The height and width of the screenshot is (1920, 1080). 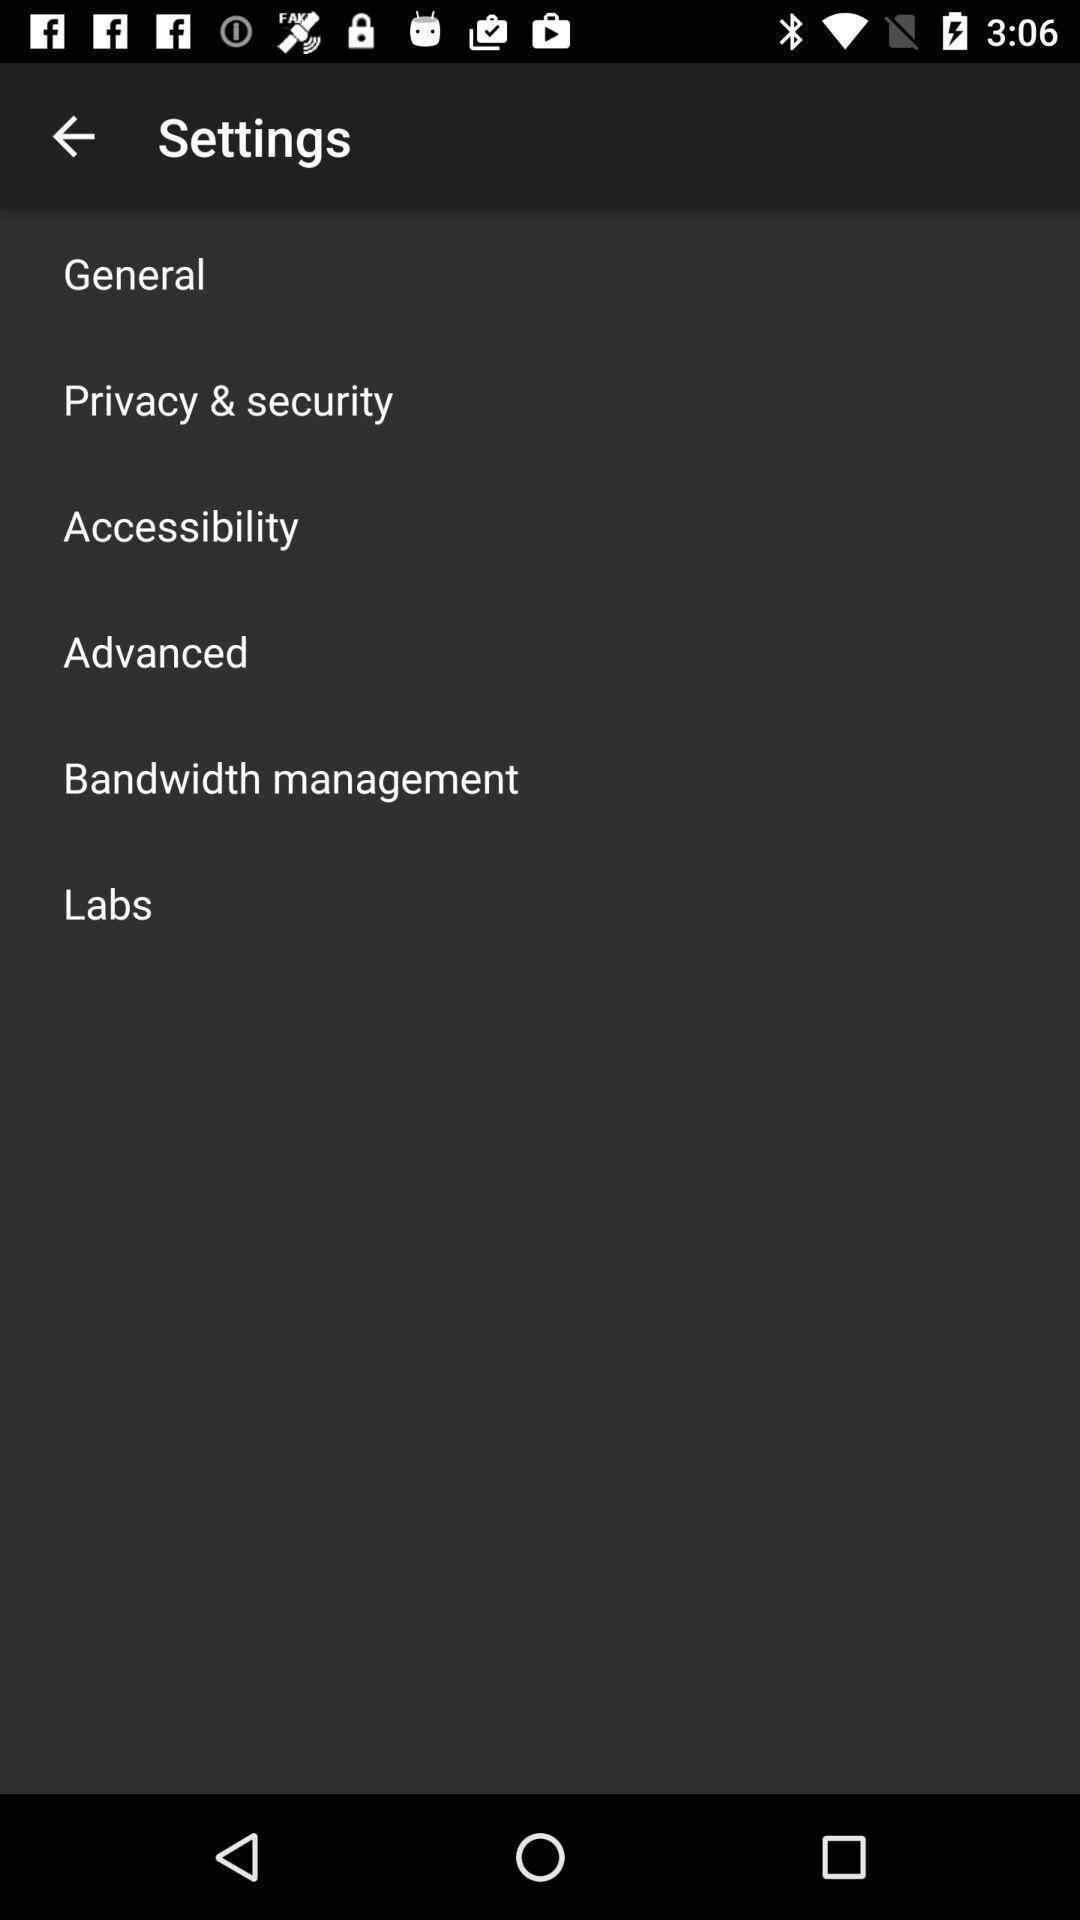 What do you see at coordinates (227, 398) in the screenshot?
I see `the privacy & security` at bounding box center [227, 398].